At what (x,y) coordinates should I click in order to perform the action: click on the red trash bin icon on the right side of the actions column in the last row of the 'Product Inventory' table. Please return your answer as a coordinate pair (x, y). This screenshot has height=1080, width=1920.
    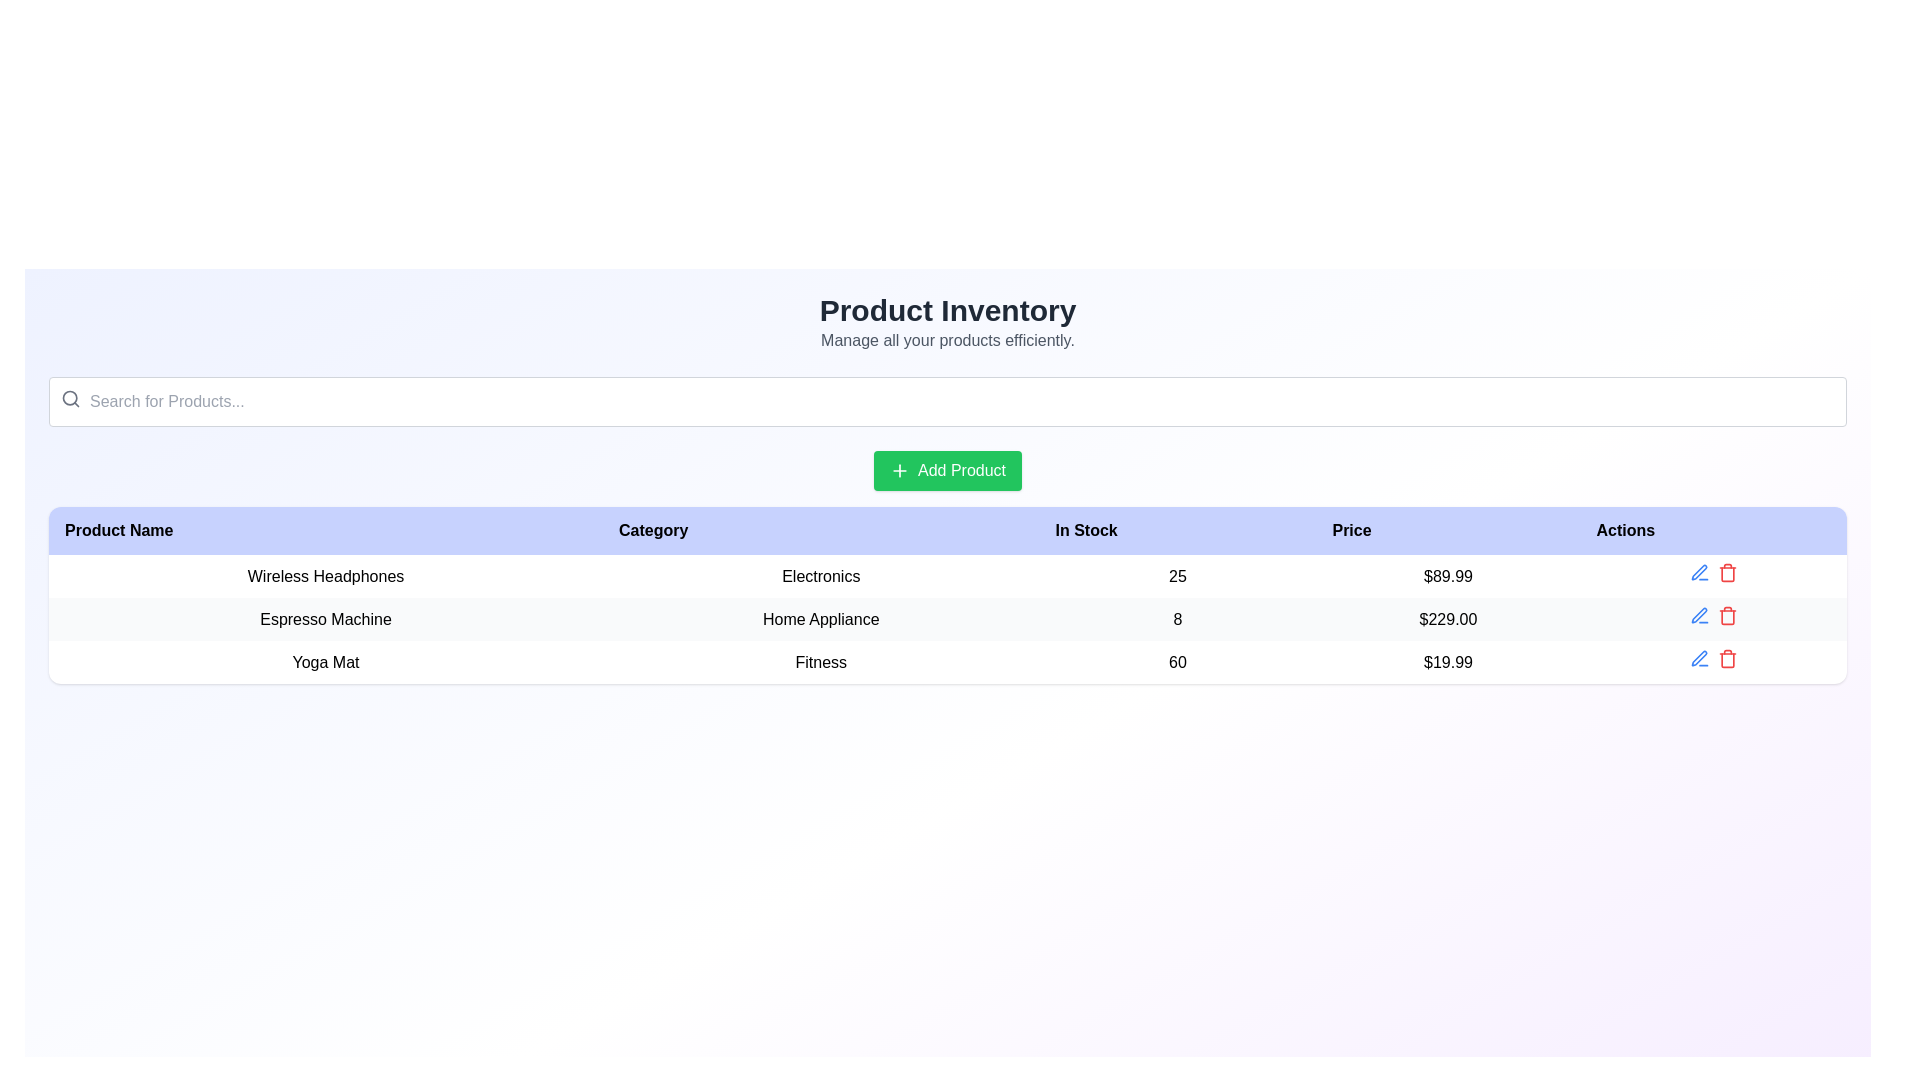
    Looking at the image, I should click on (1712, 662).